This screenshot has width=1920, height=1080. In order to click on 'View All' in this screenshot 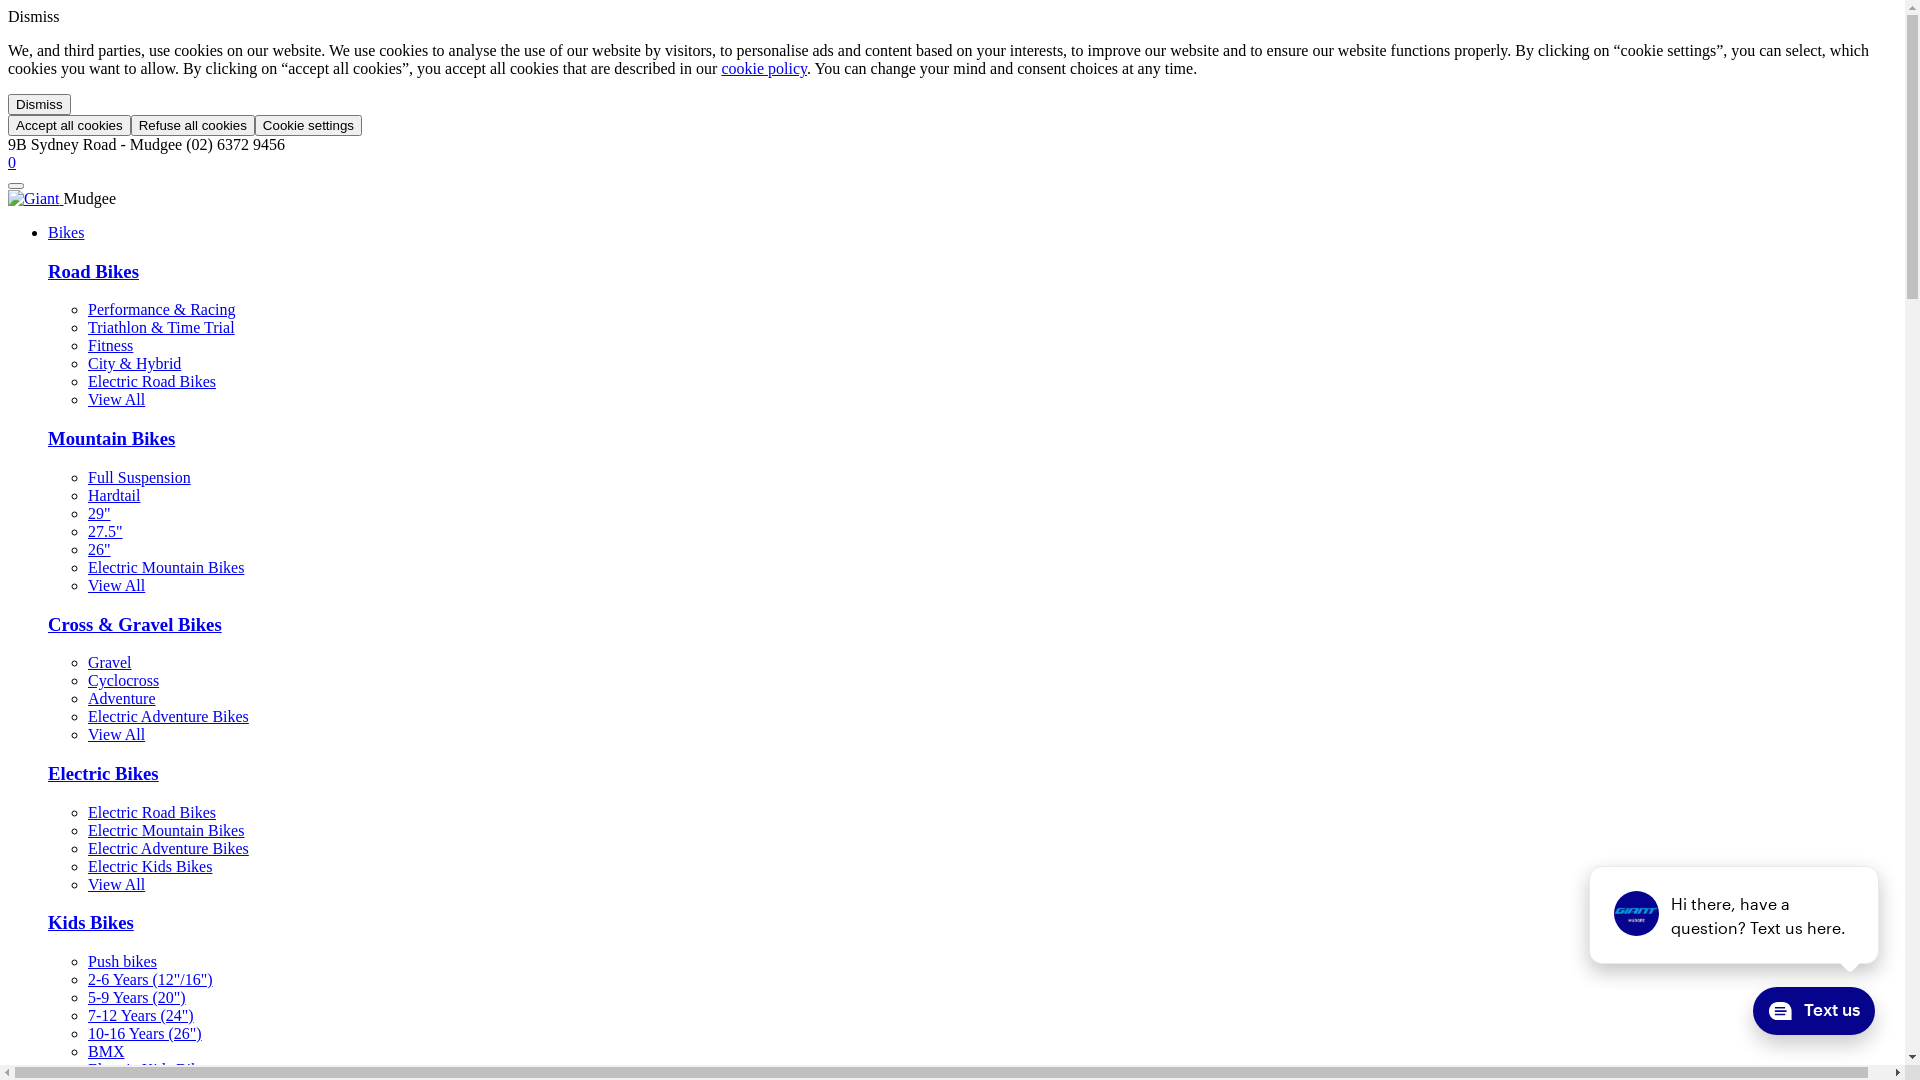, I will do `click(115, 585)`.